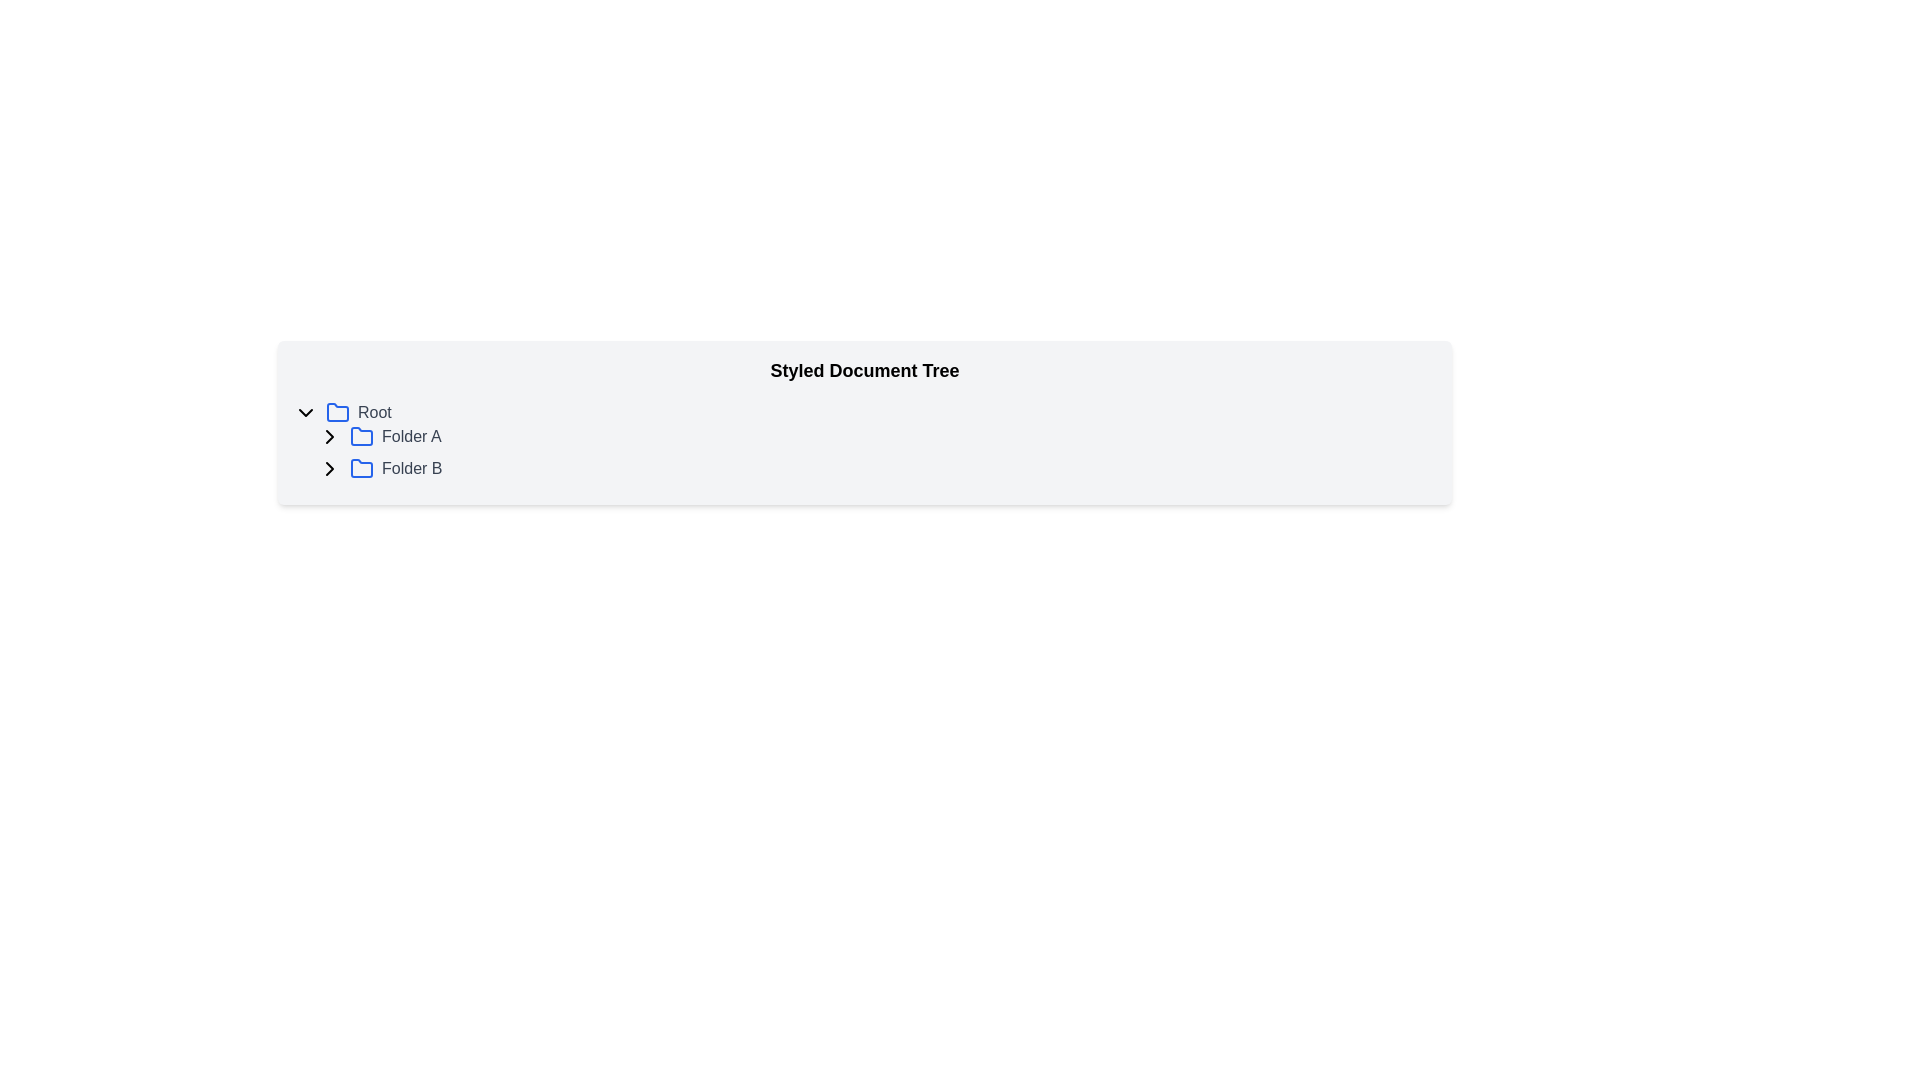 The height and width of the screenshot is (1080, 1920). What do you see at coordinates (330, 435) in the screenshot?
I see `the right-facing chevron icon` at bounding box center [330, 435].